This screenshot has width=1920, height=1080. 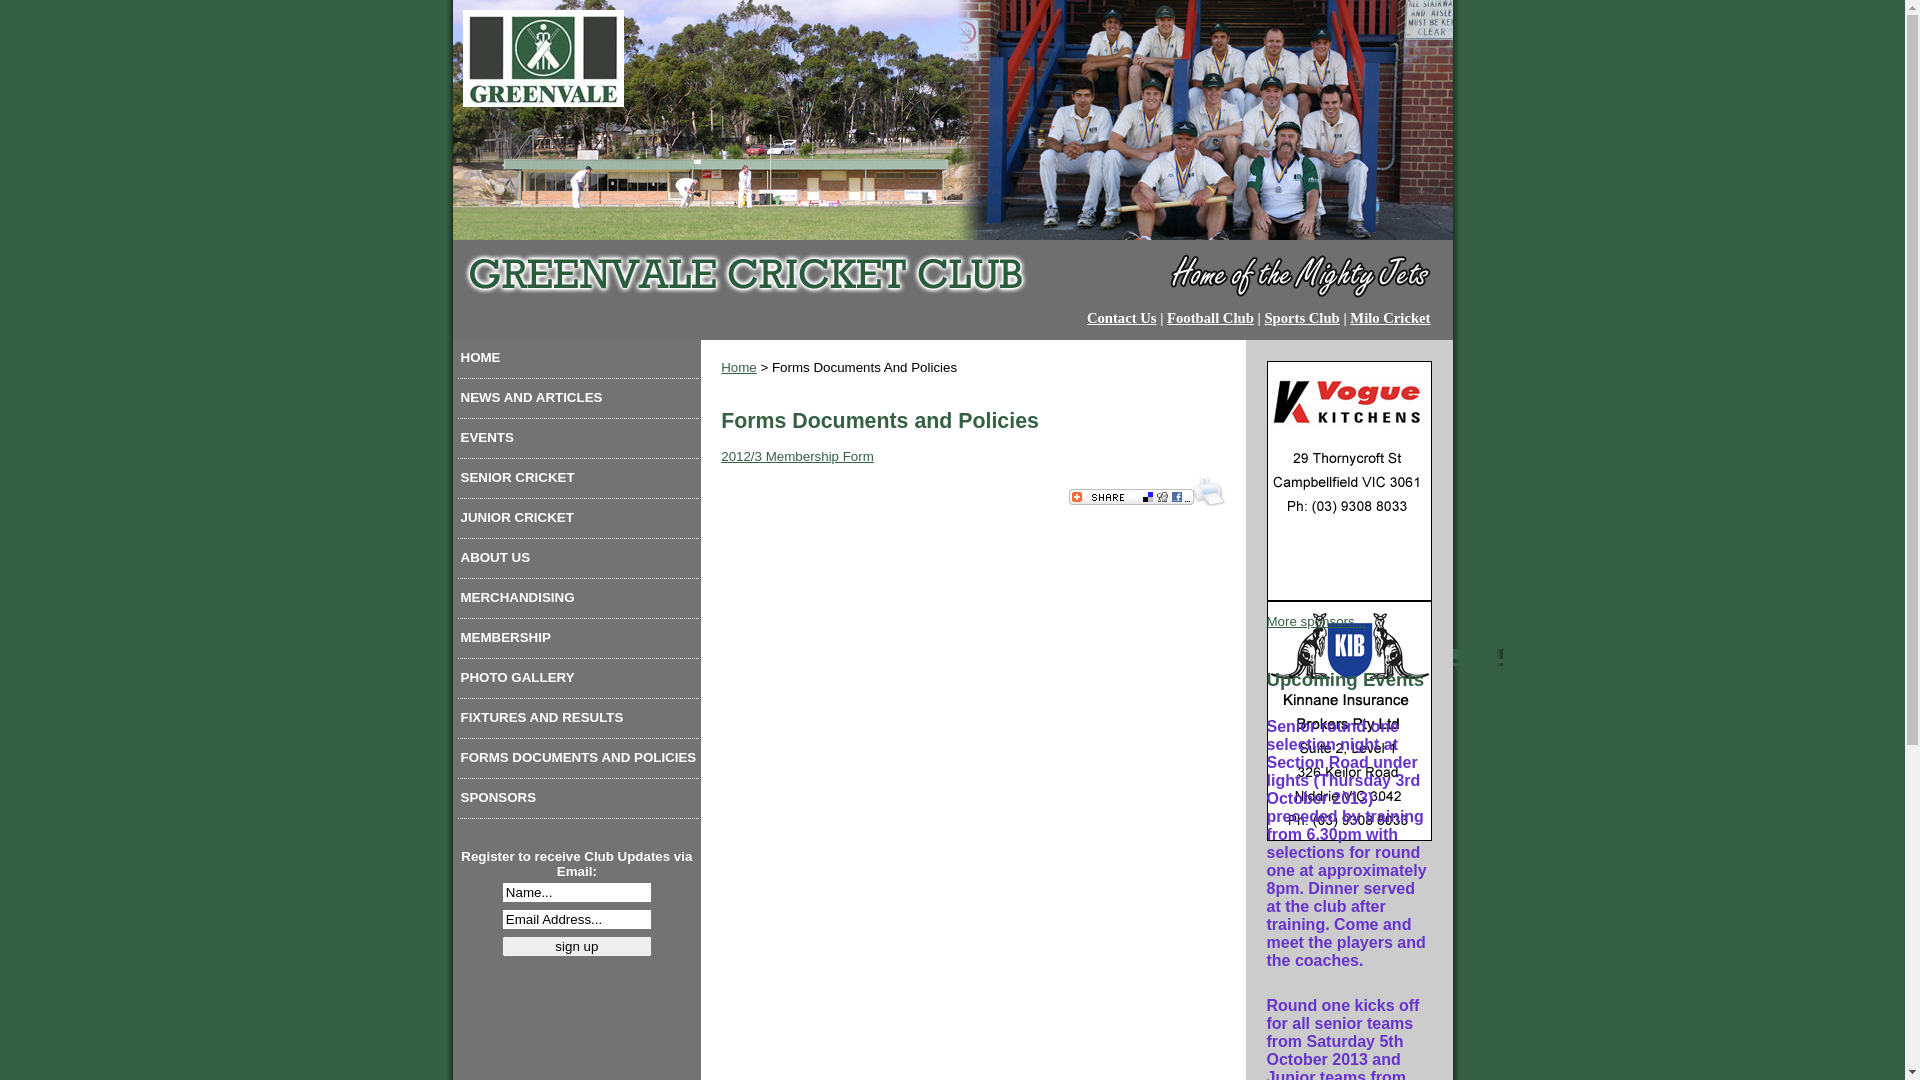 What do you see at coordinates (578, 362) in the screenshot?
I see `'HOME'` at bounding box center [578, 362].